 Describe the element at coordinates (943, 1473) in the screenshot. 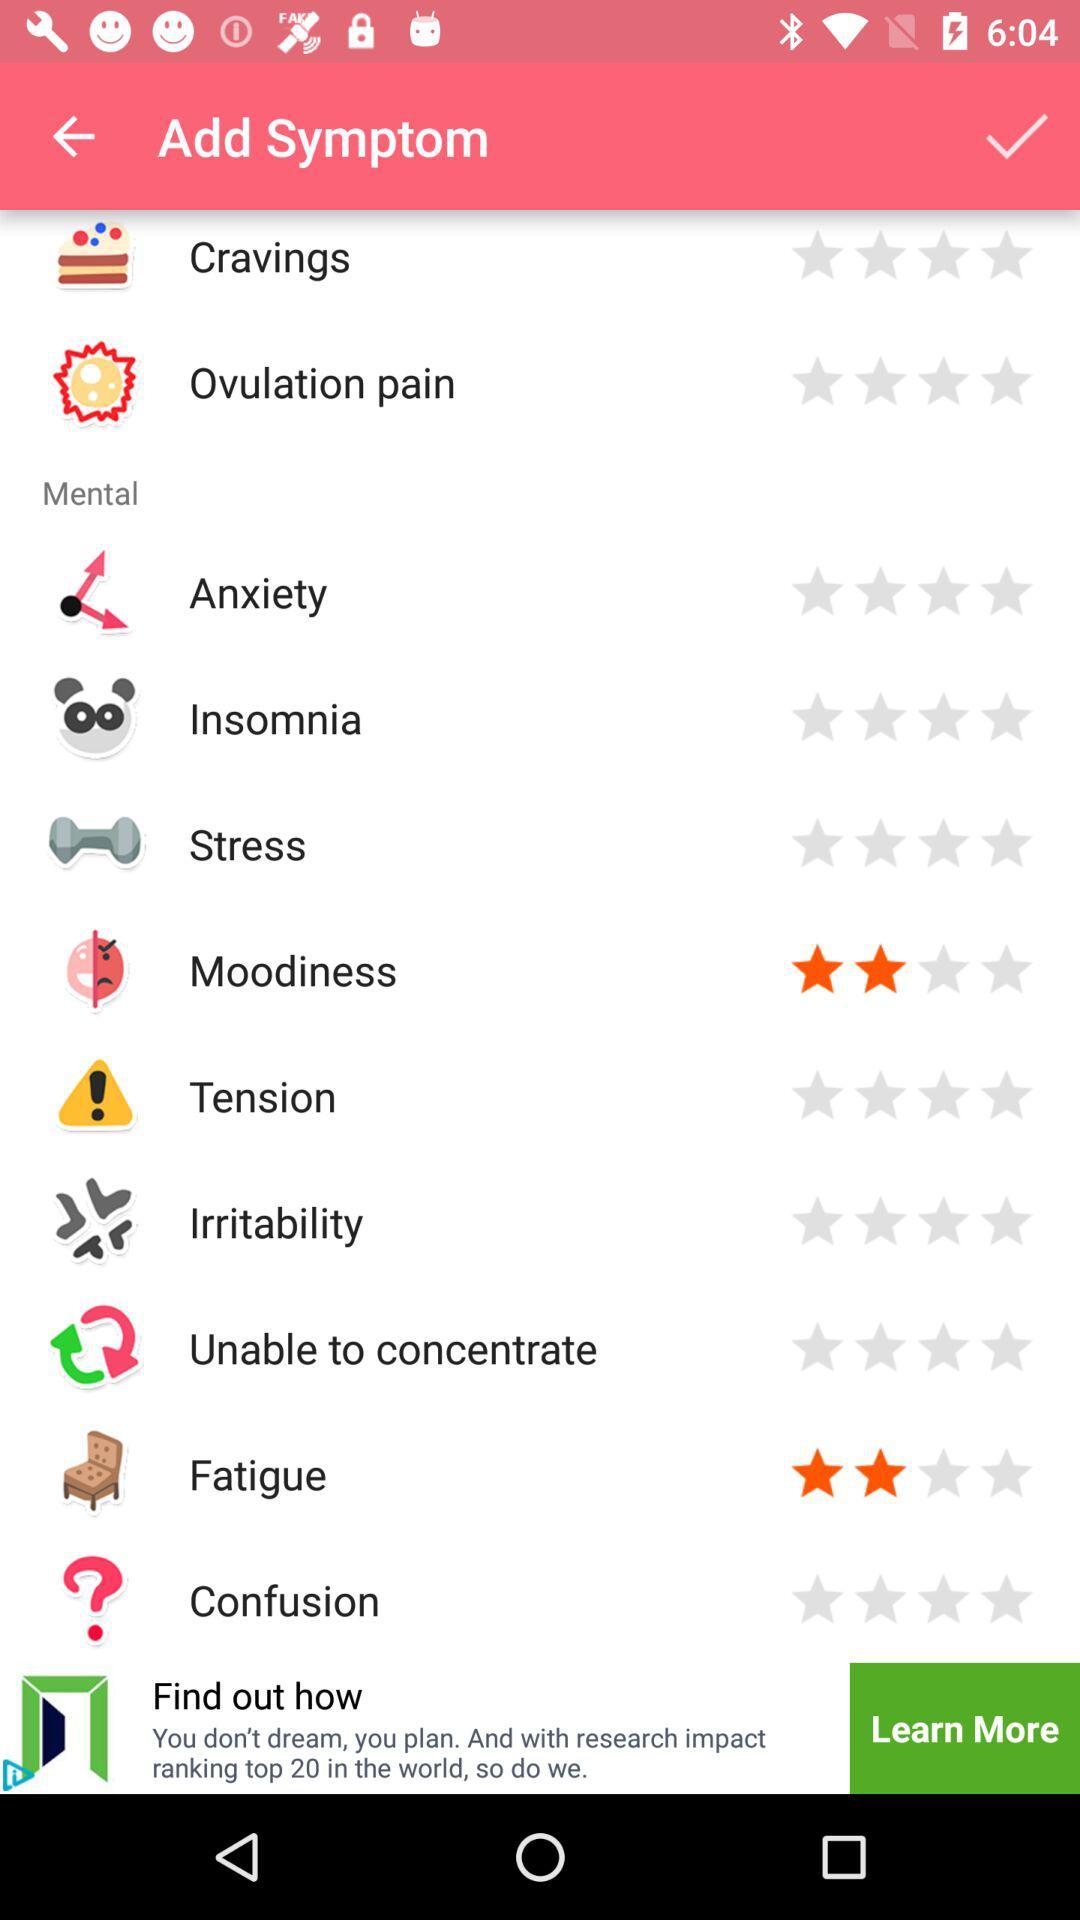

I see `click the star` at that location.